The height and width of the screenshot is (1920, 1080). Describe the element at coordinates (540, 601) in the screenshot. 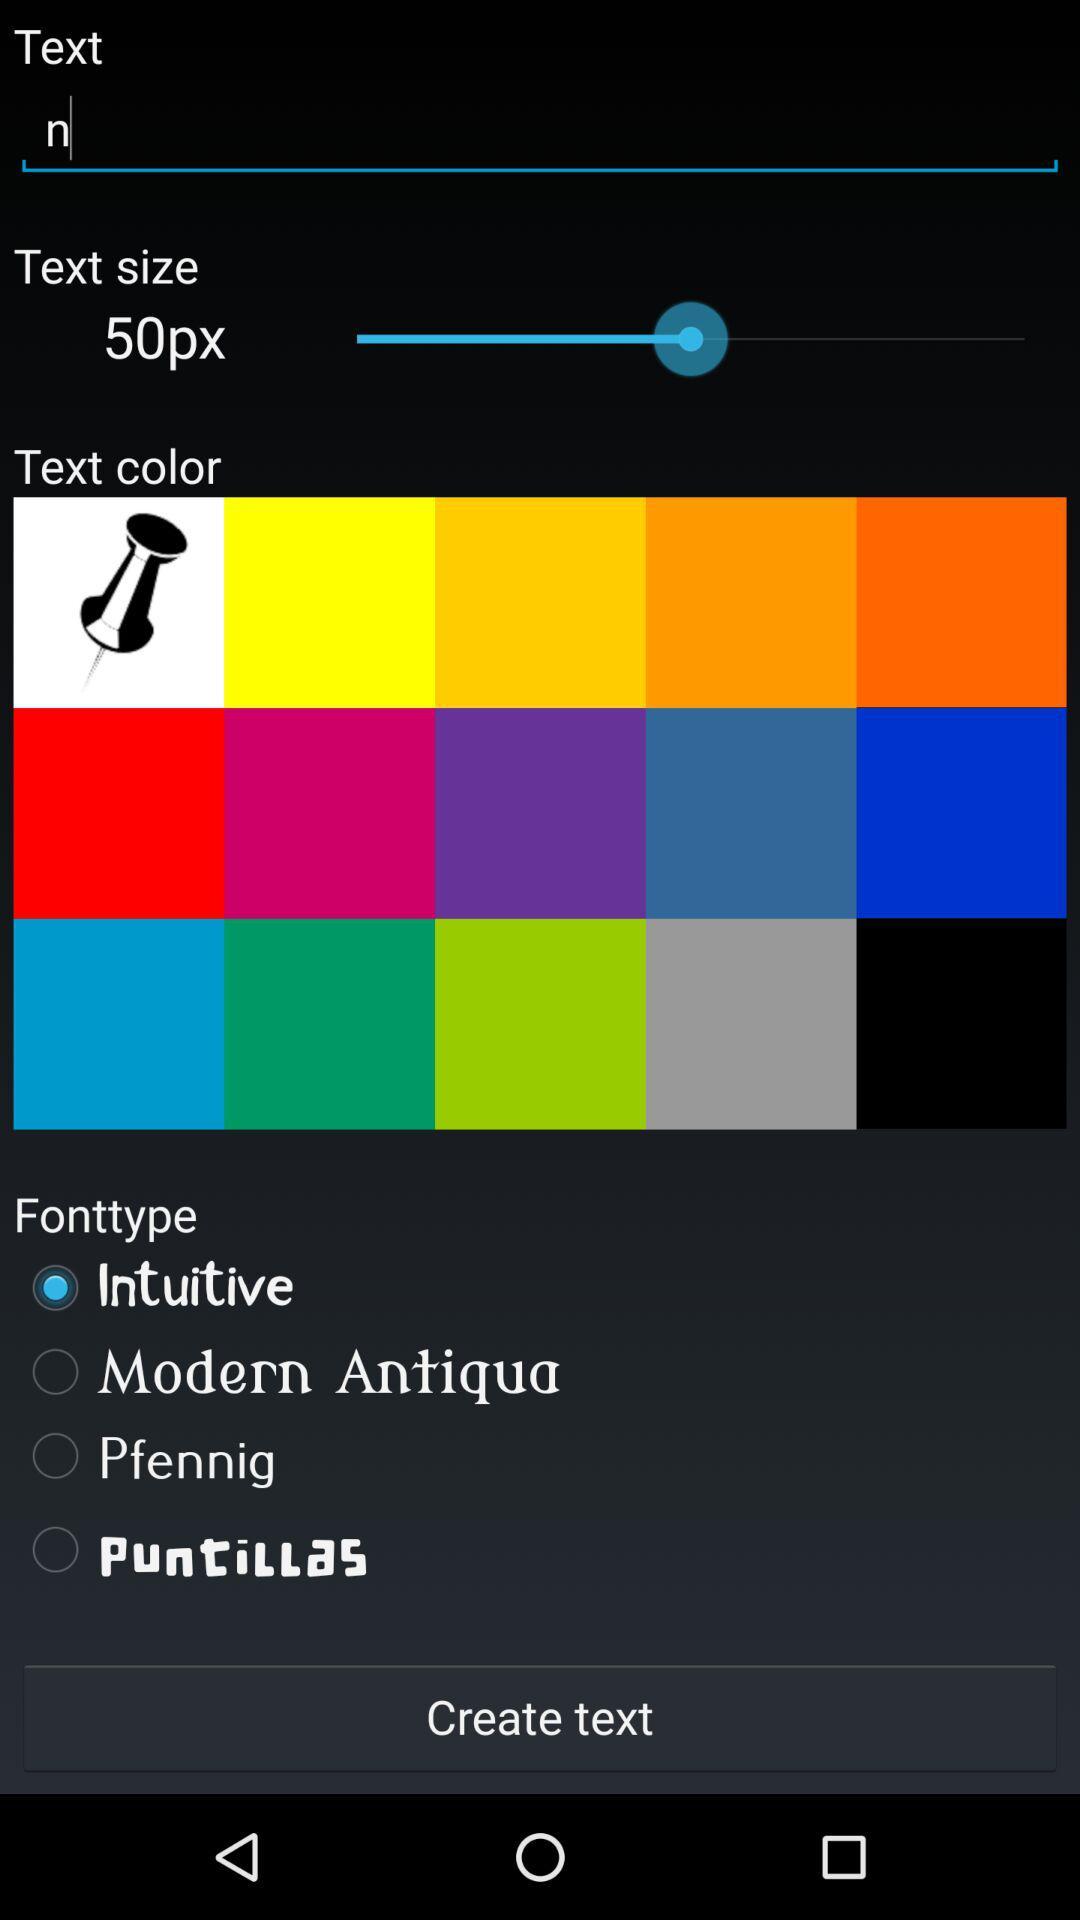

I see `orange` at that location.